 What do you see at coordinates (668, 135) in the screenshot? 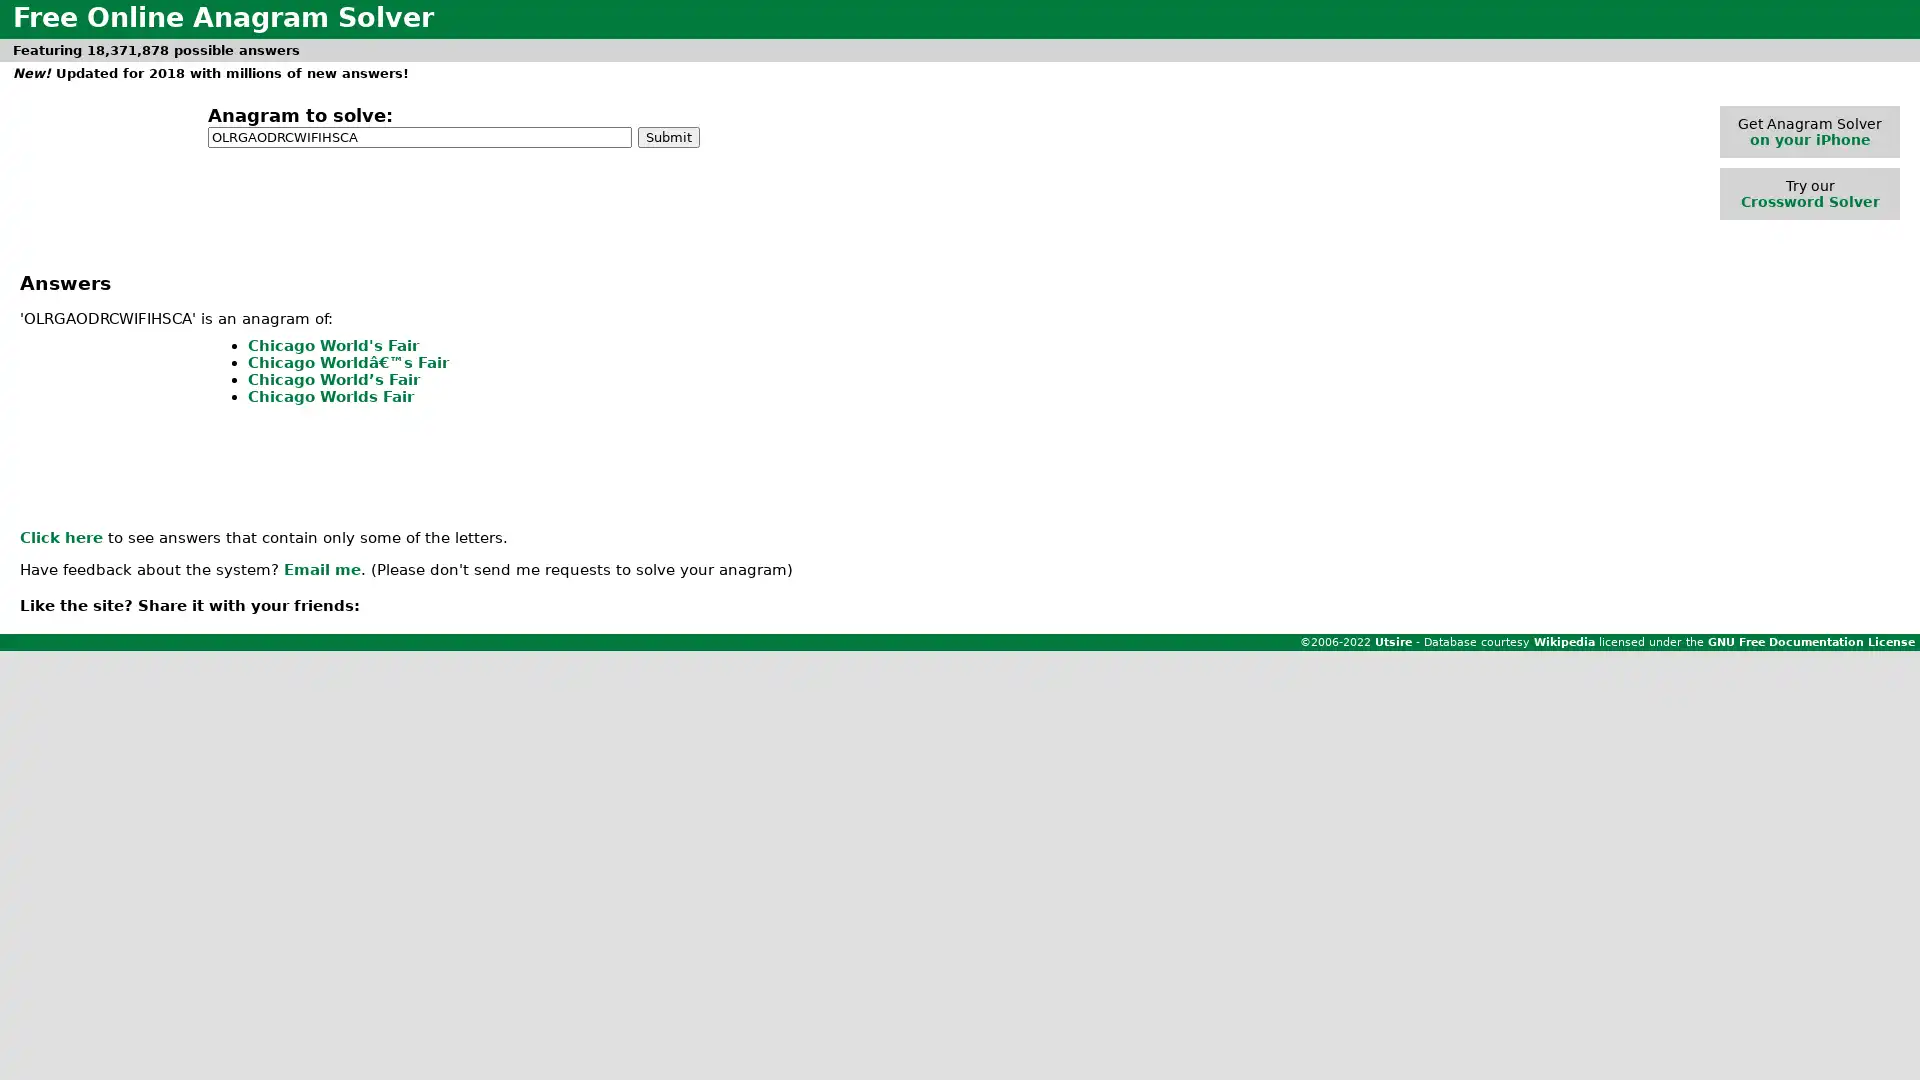
I see `Submit` at bounding box center [668, 135].